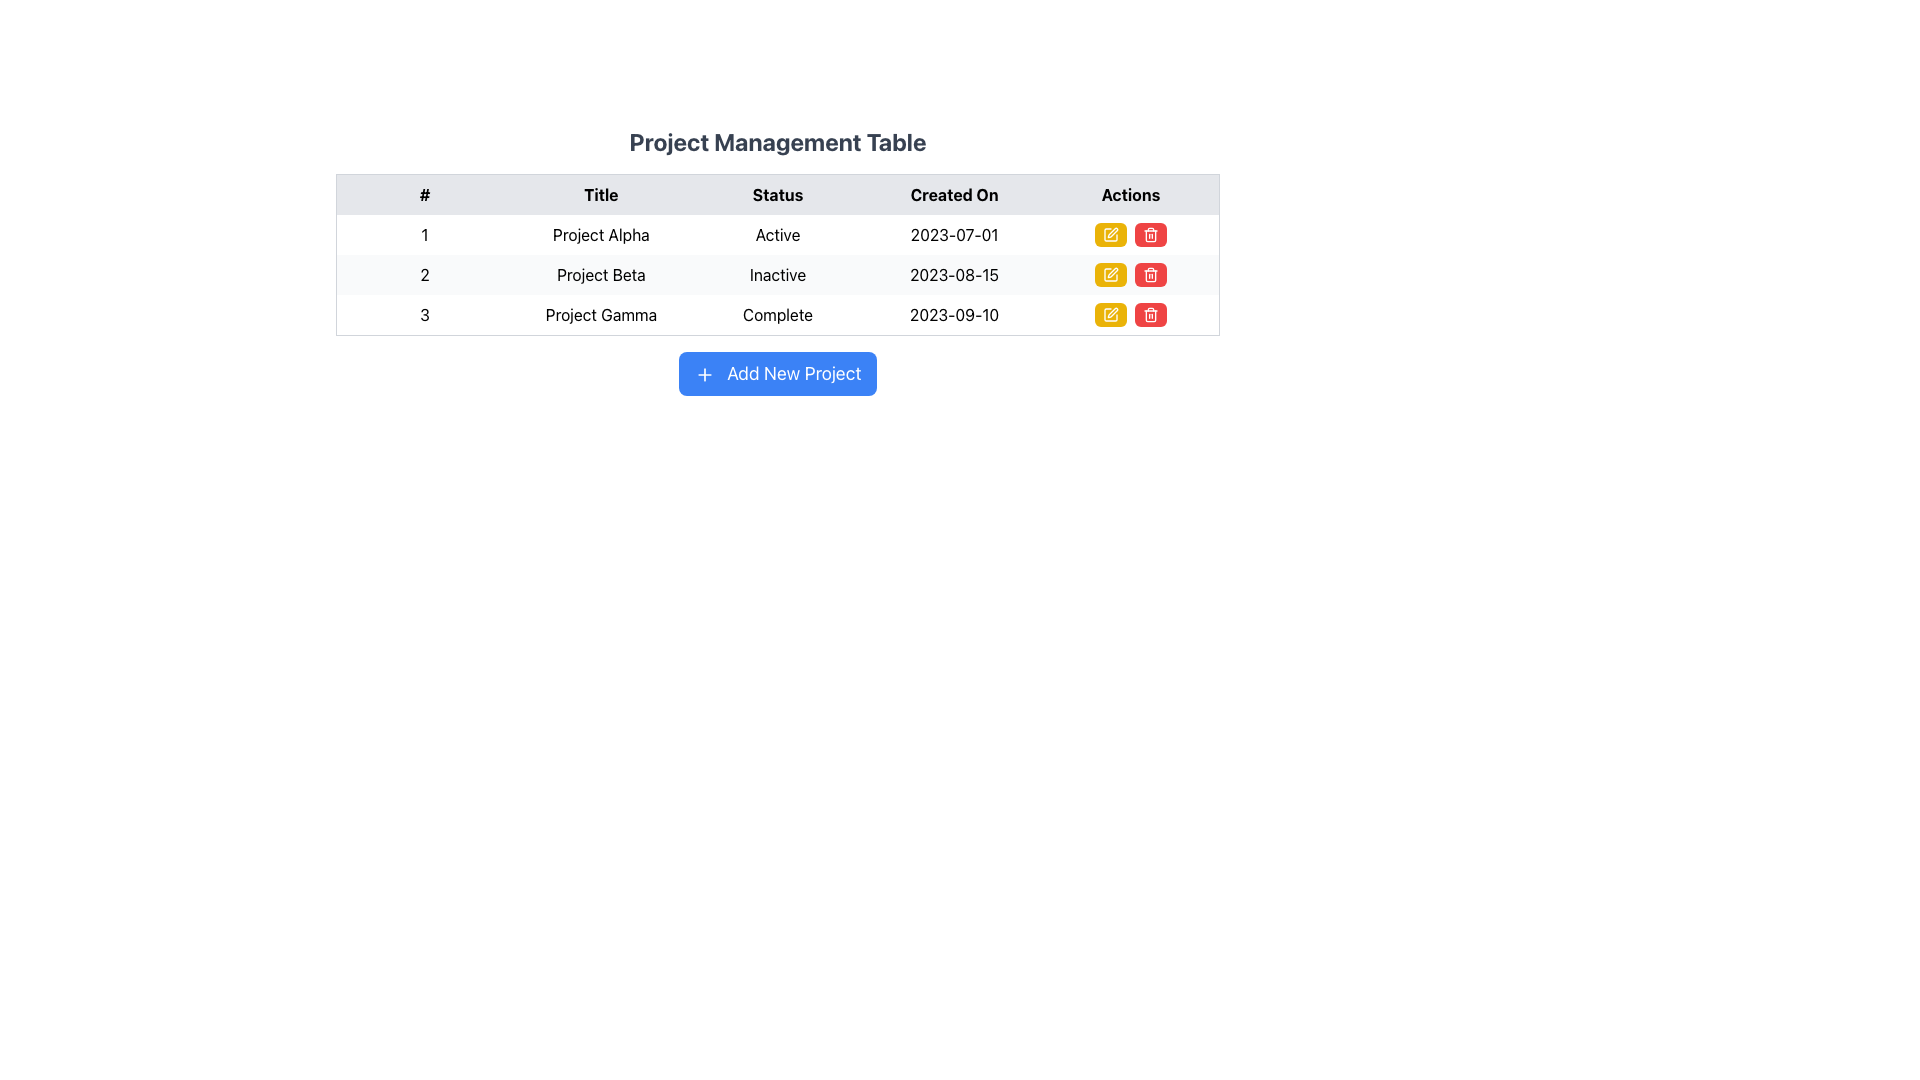 This screenshot has height=1080, width=1920. I want to click on the delete button located in the Actions column of the second row of the table, so click(1150, 274).